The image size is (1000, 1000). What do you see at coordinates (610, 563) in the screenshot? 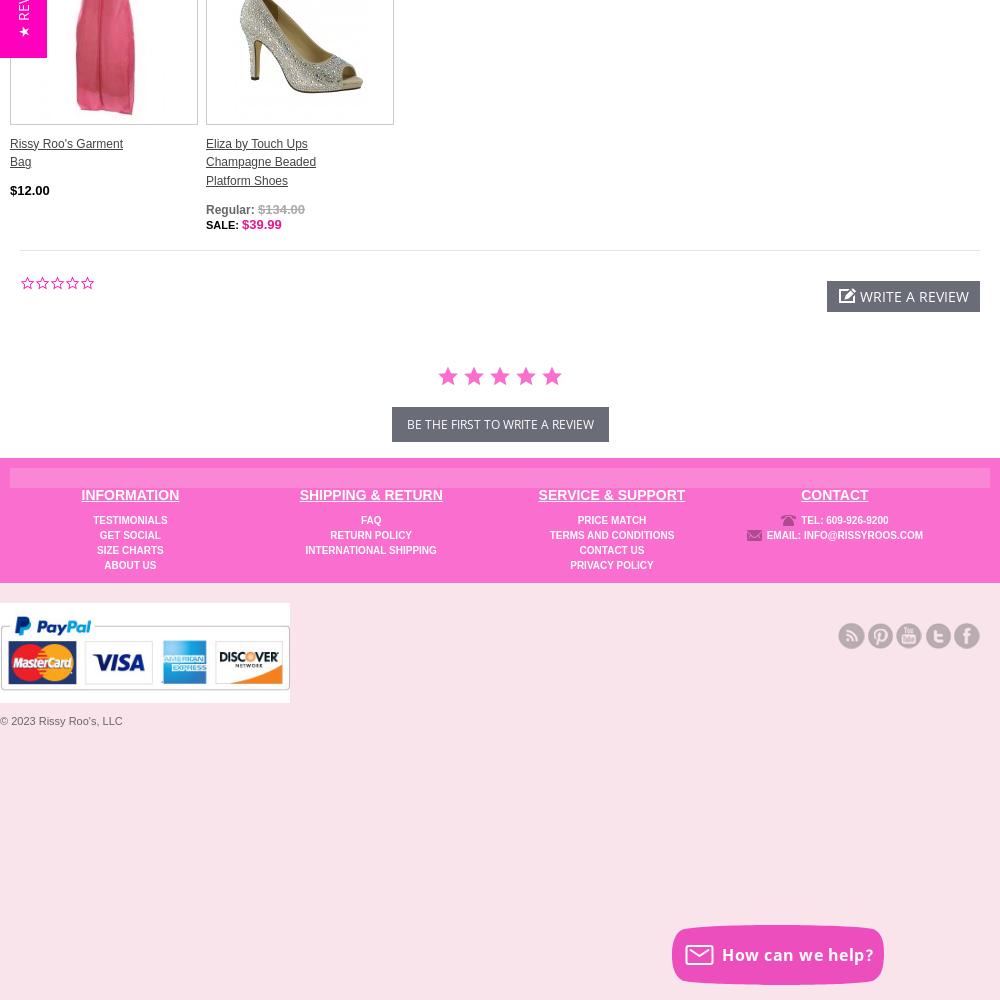
I see `'Privacy Policy'` at bounding box center [610, 563].